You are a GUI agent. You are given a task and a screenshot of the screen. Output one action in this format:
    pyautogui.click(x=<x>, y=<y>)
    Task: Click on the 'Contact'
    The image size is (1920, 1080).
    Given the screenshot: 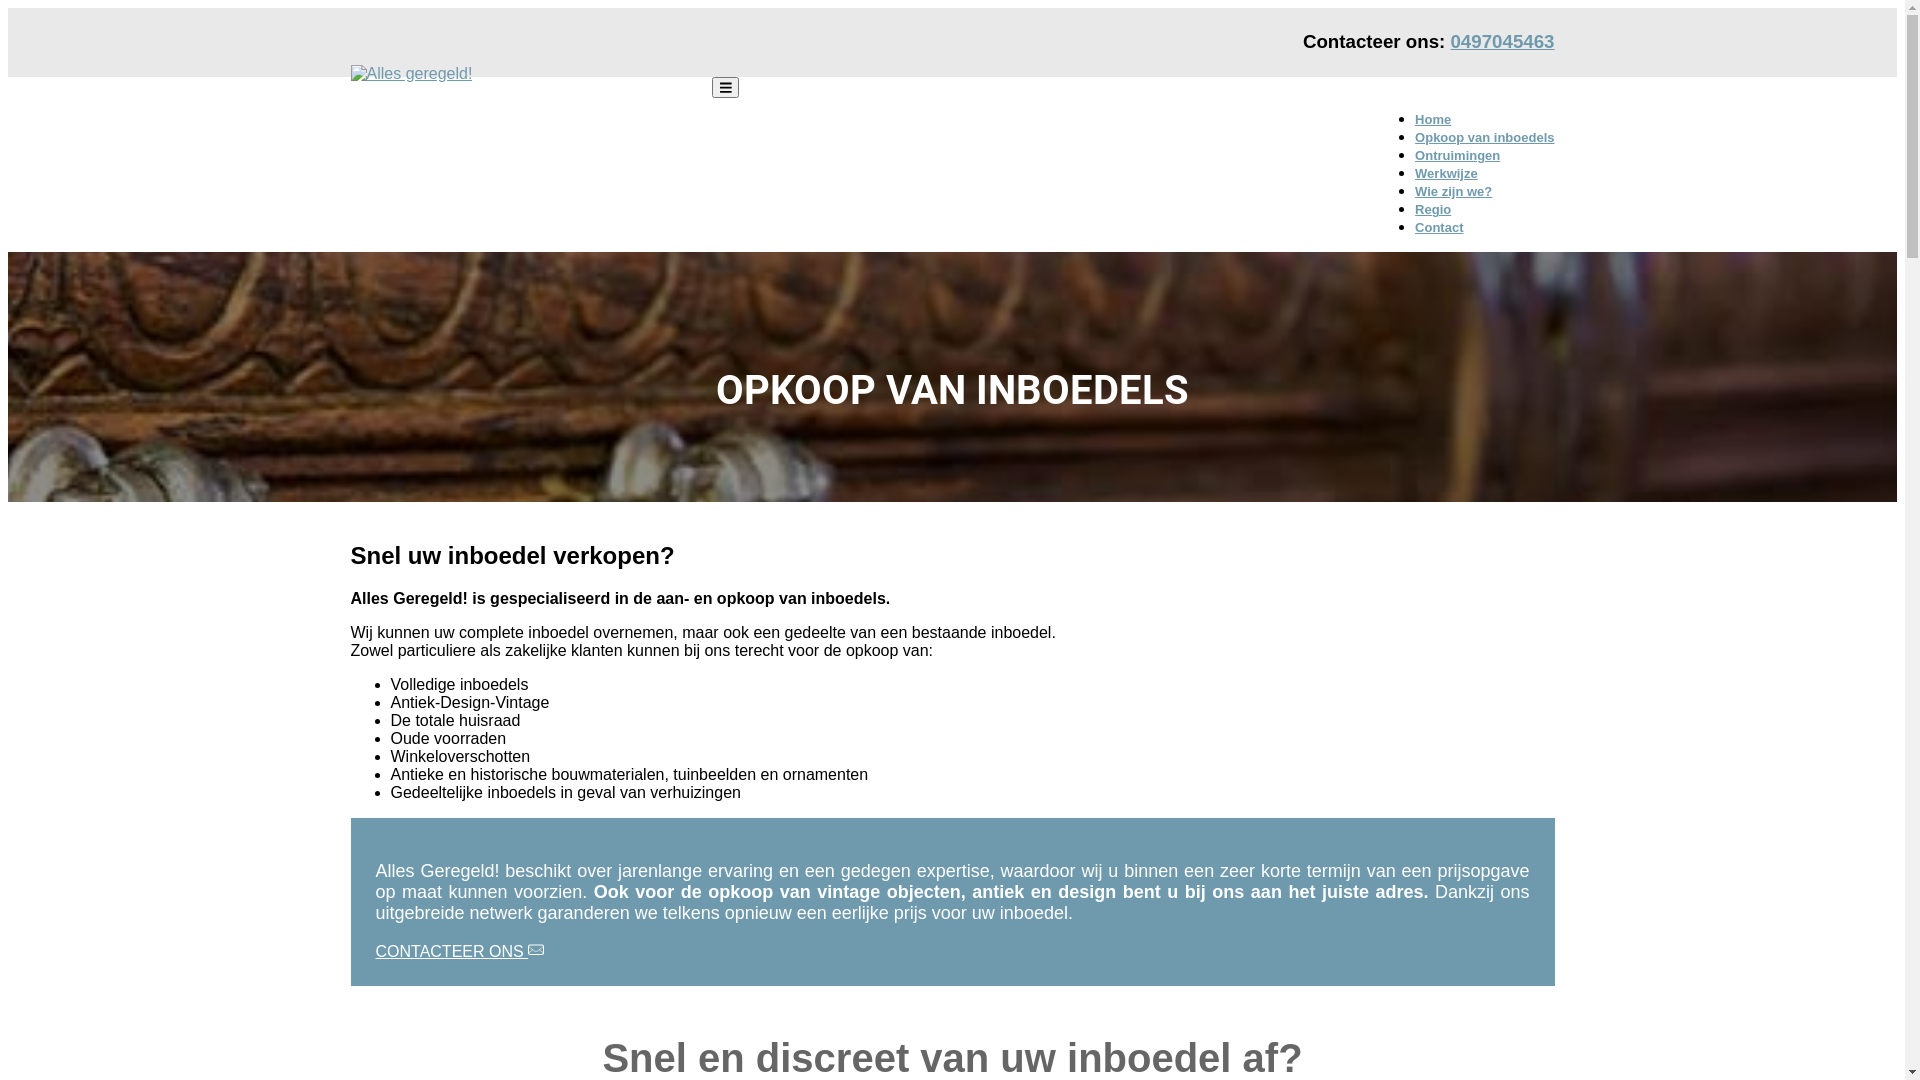 What is the action you would take?
    pyautogui.click(x=1438, y=226)
    